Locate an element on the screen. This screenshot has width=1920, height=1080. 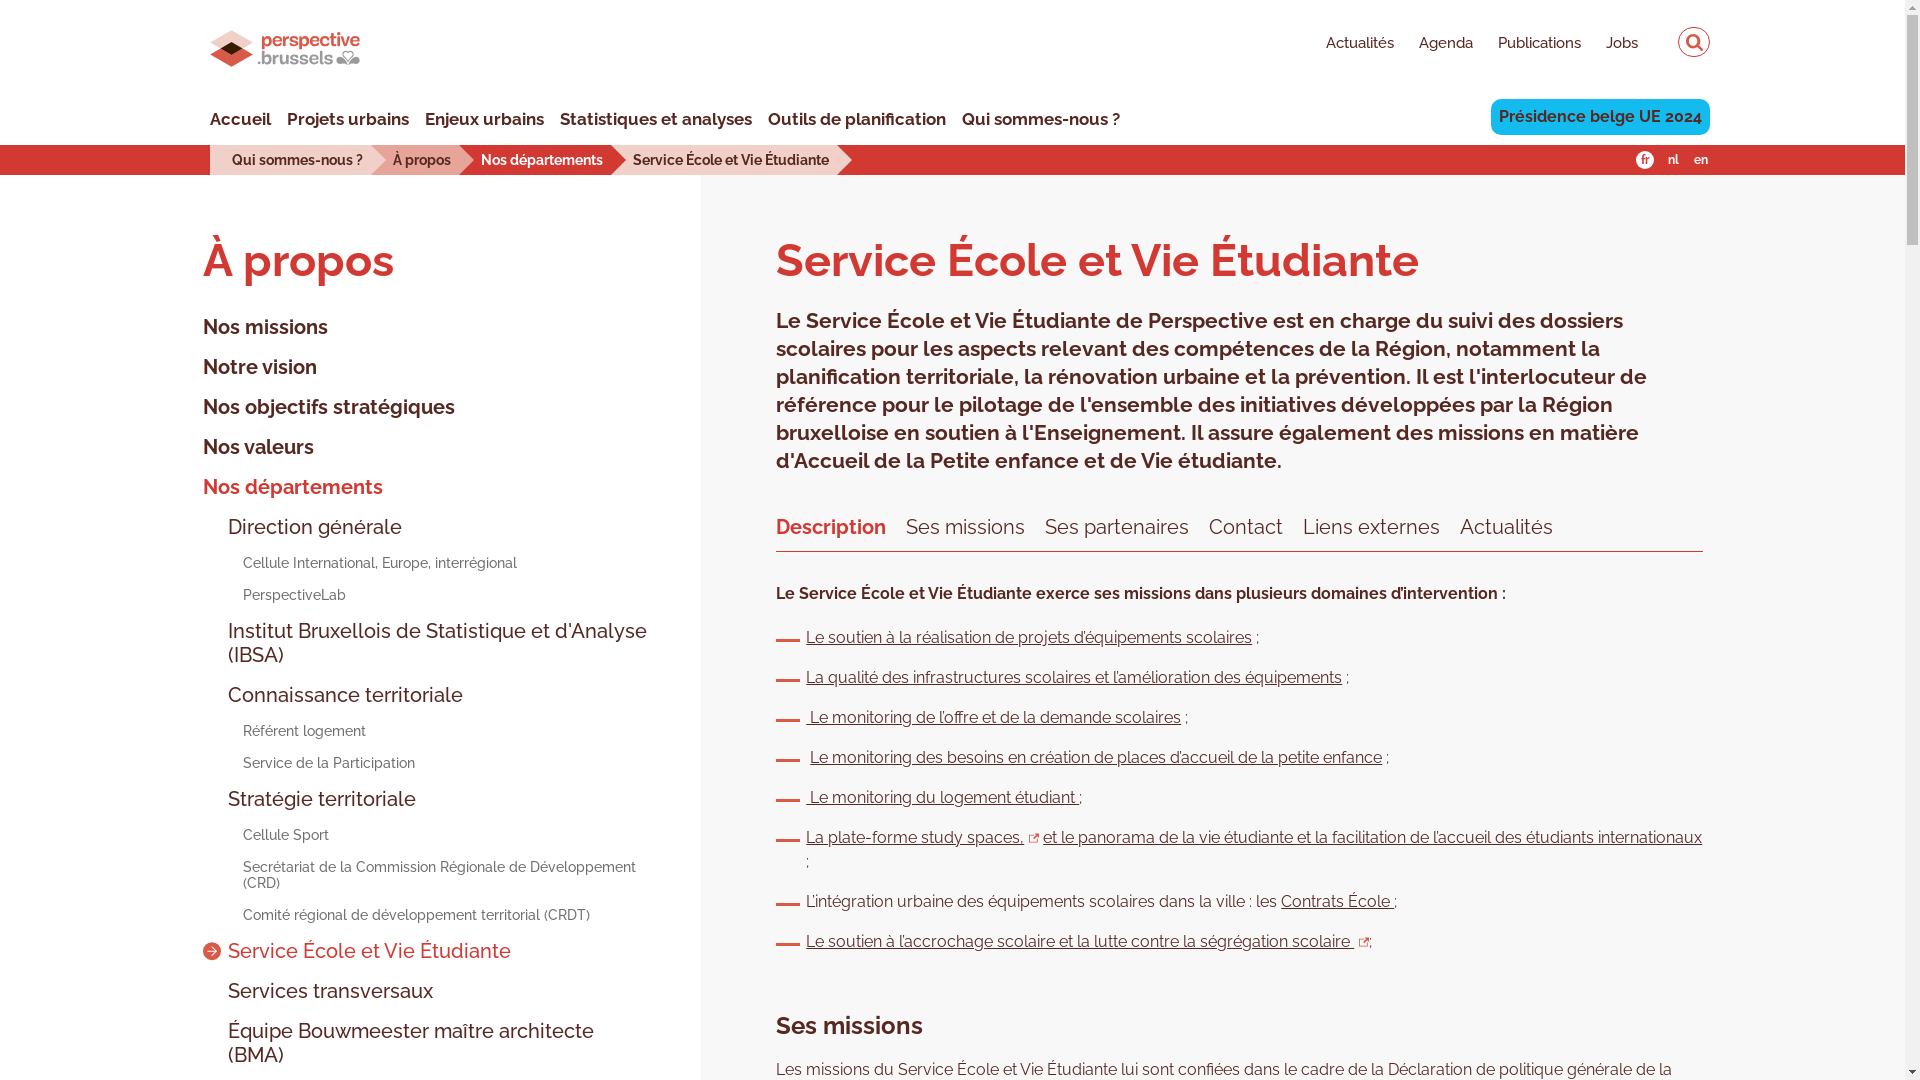
'Qui sommes-nous ?' is located at coordinates (296, 157).